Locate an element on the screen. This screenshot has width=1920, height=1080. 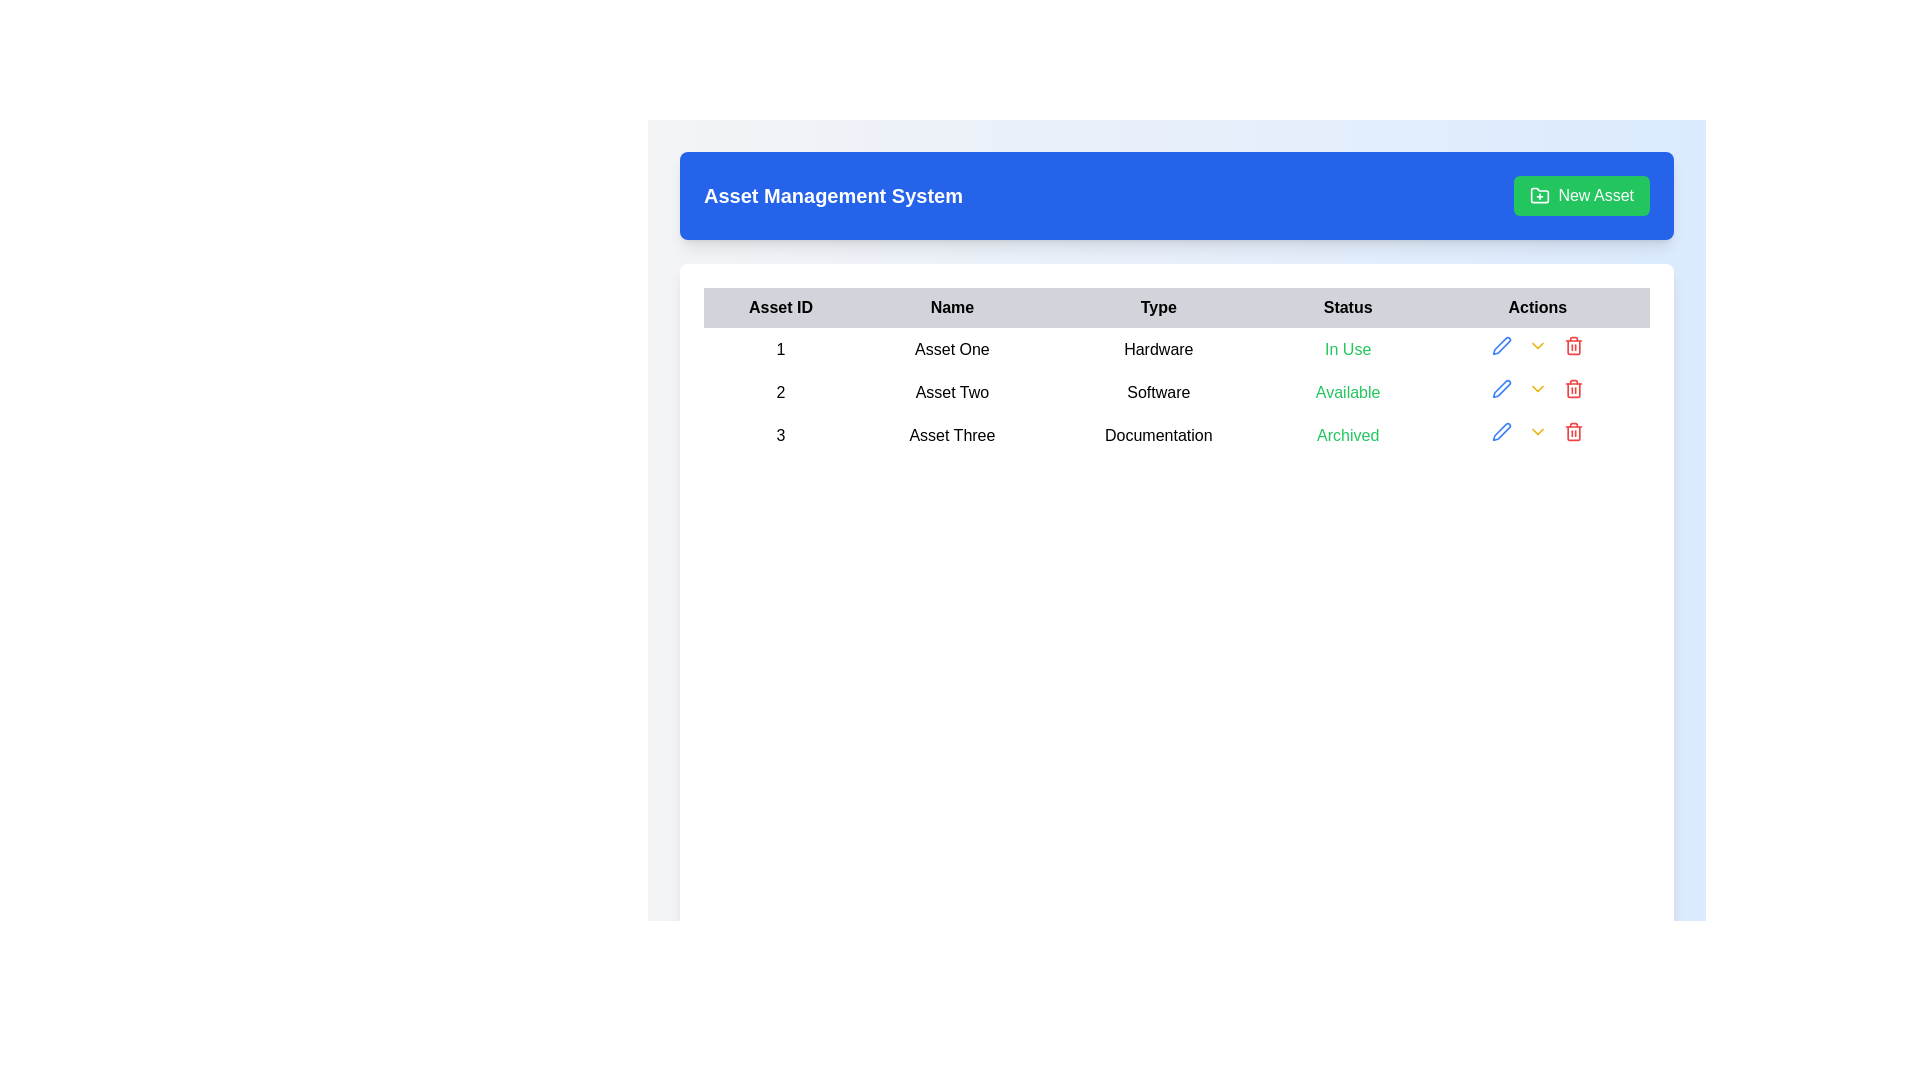
the text label displaying 'Name', which is a bold black font positioned in the second column of the table header row is located at coordinates (951, 308).